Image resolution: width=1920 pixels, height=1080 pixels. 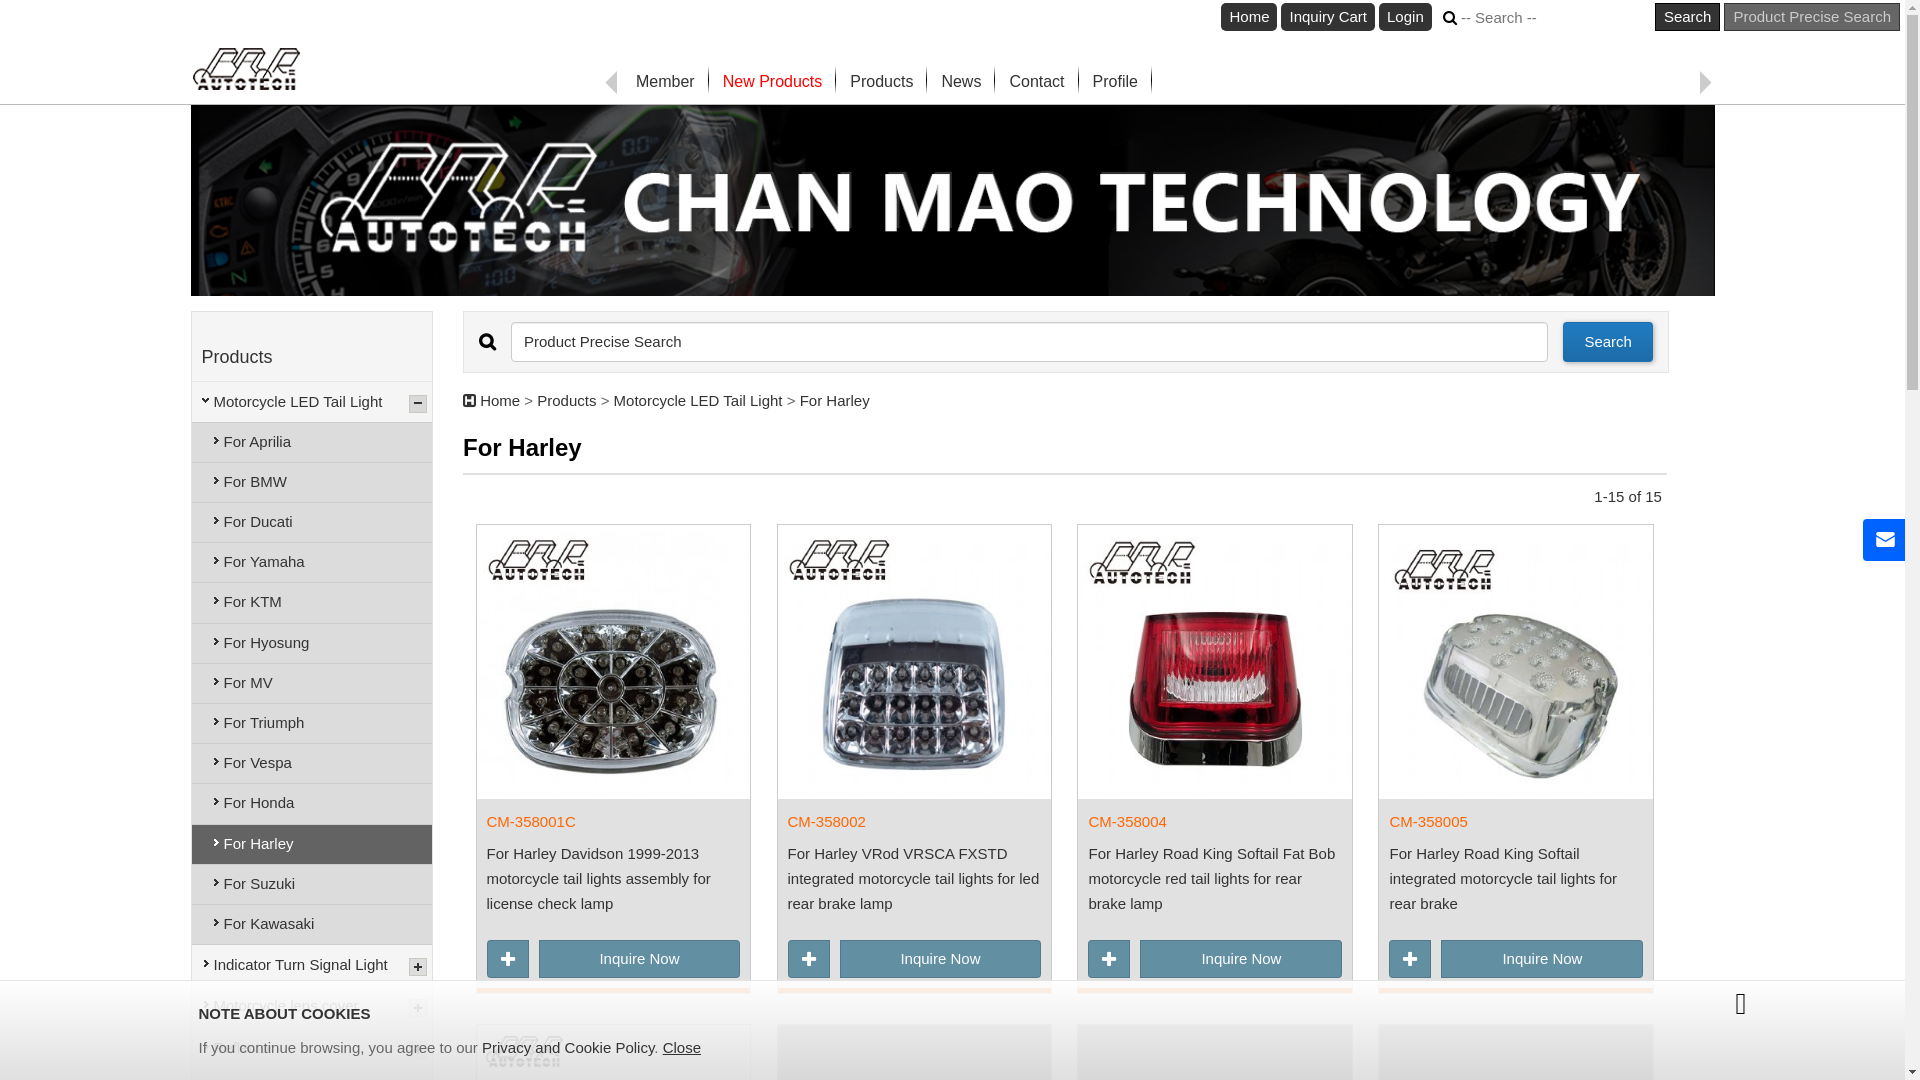 What do you see at coordinates (771, 80) in the screenshot?
I see `'New Products'` at bounding box center [771, 80].